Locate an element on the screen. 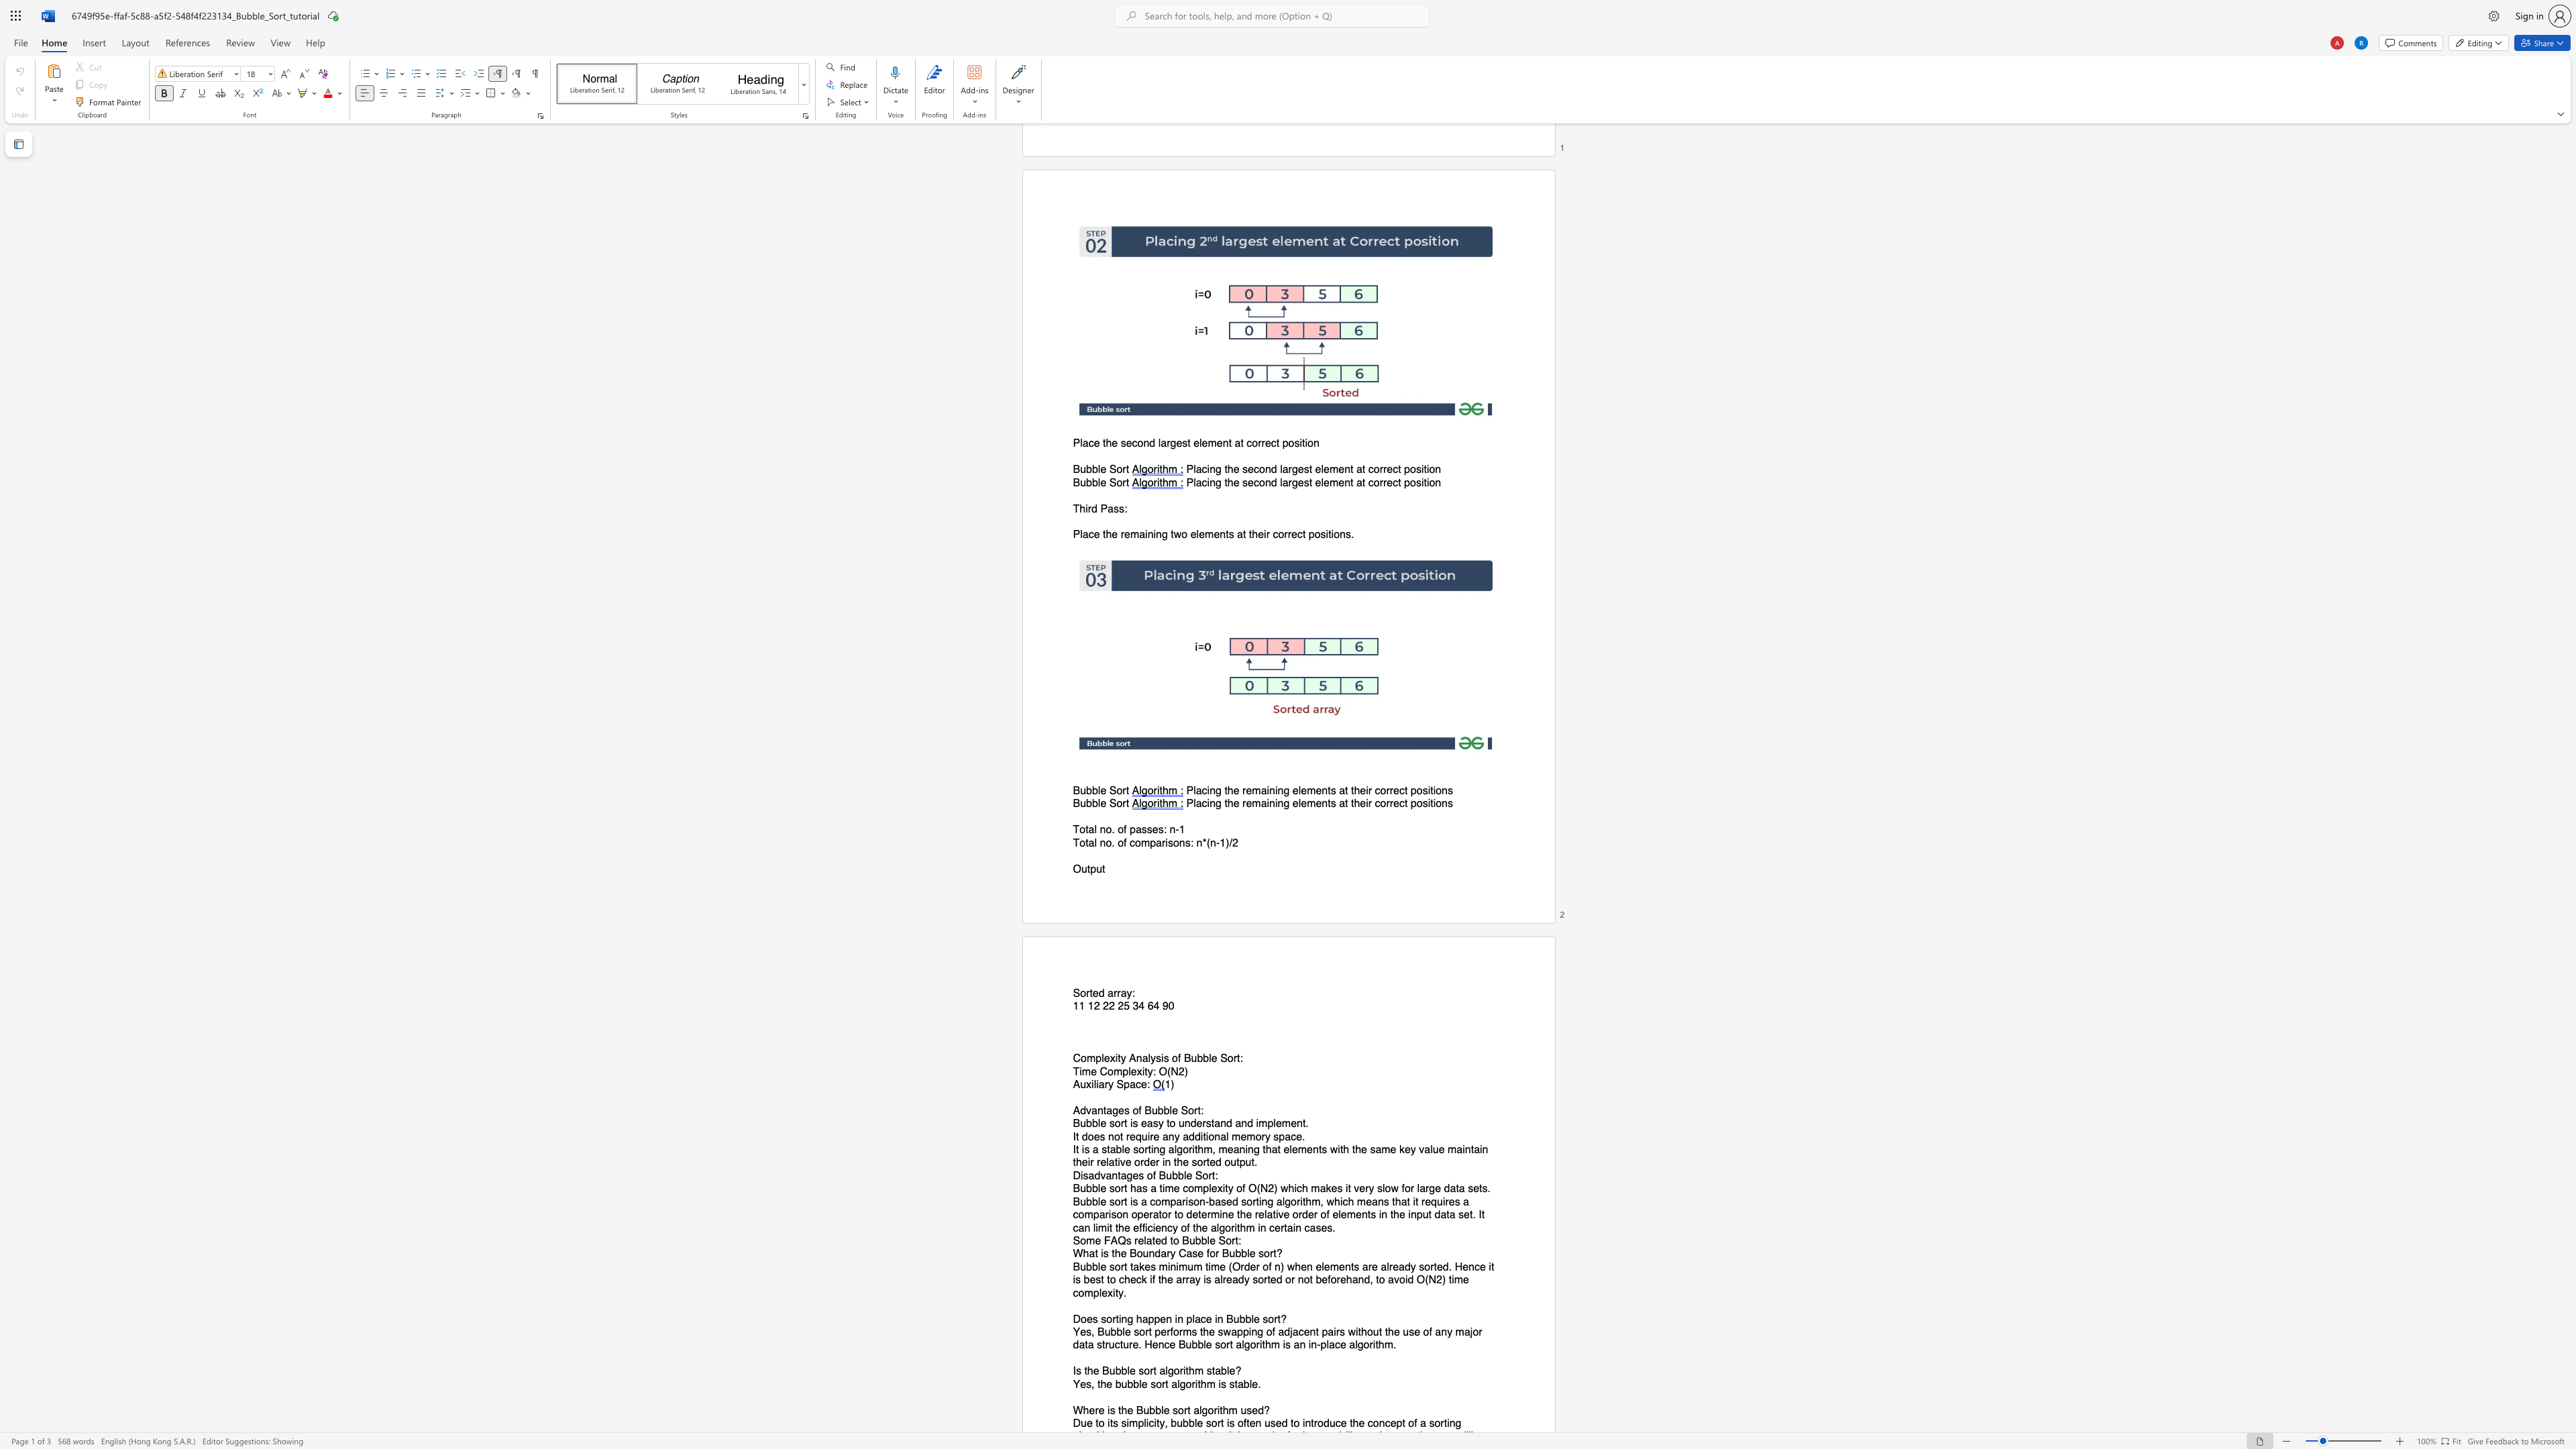 The image size is (2576, 1449). the subset text "of the algorithm" within the text "the relative order of elements in the input data set. It can limit the efficiency of the algorithm in certain cases." is located at coordinates (1180, 1227).